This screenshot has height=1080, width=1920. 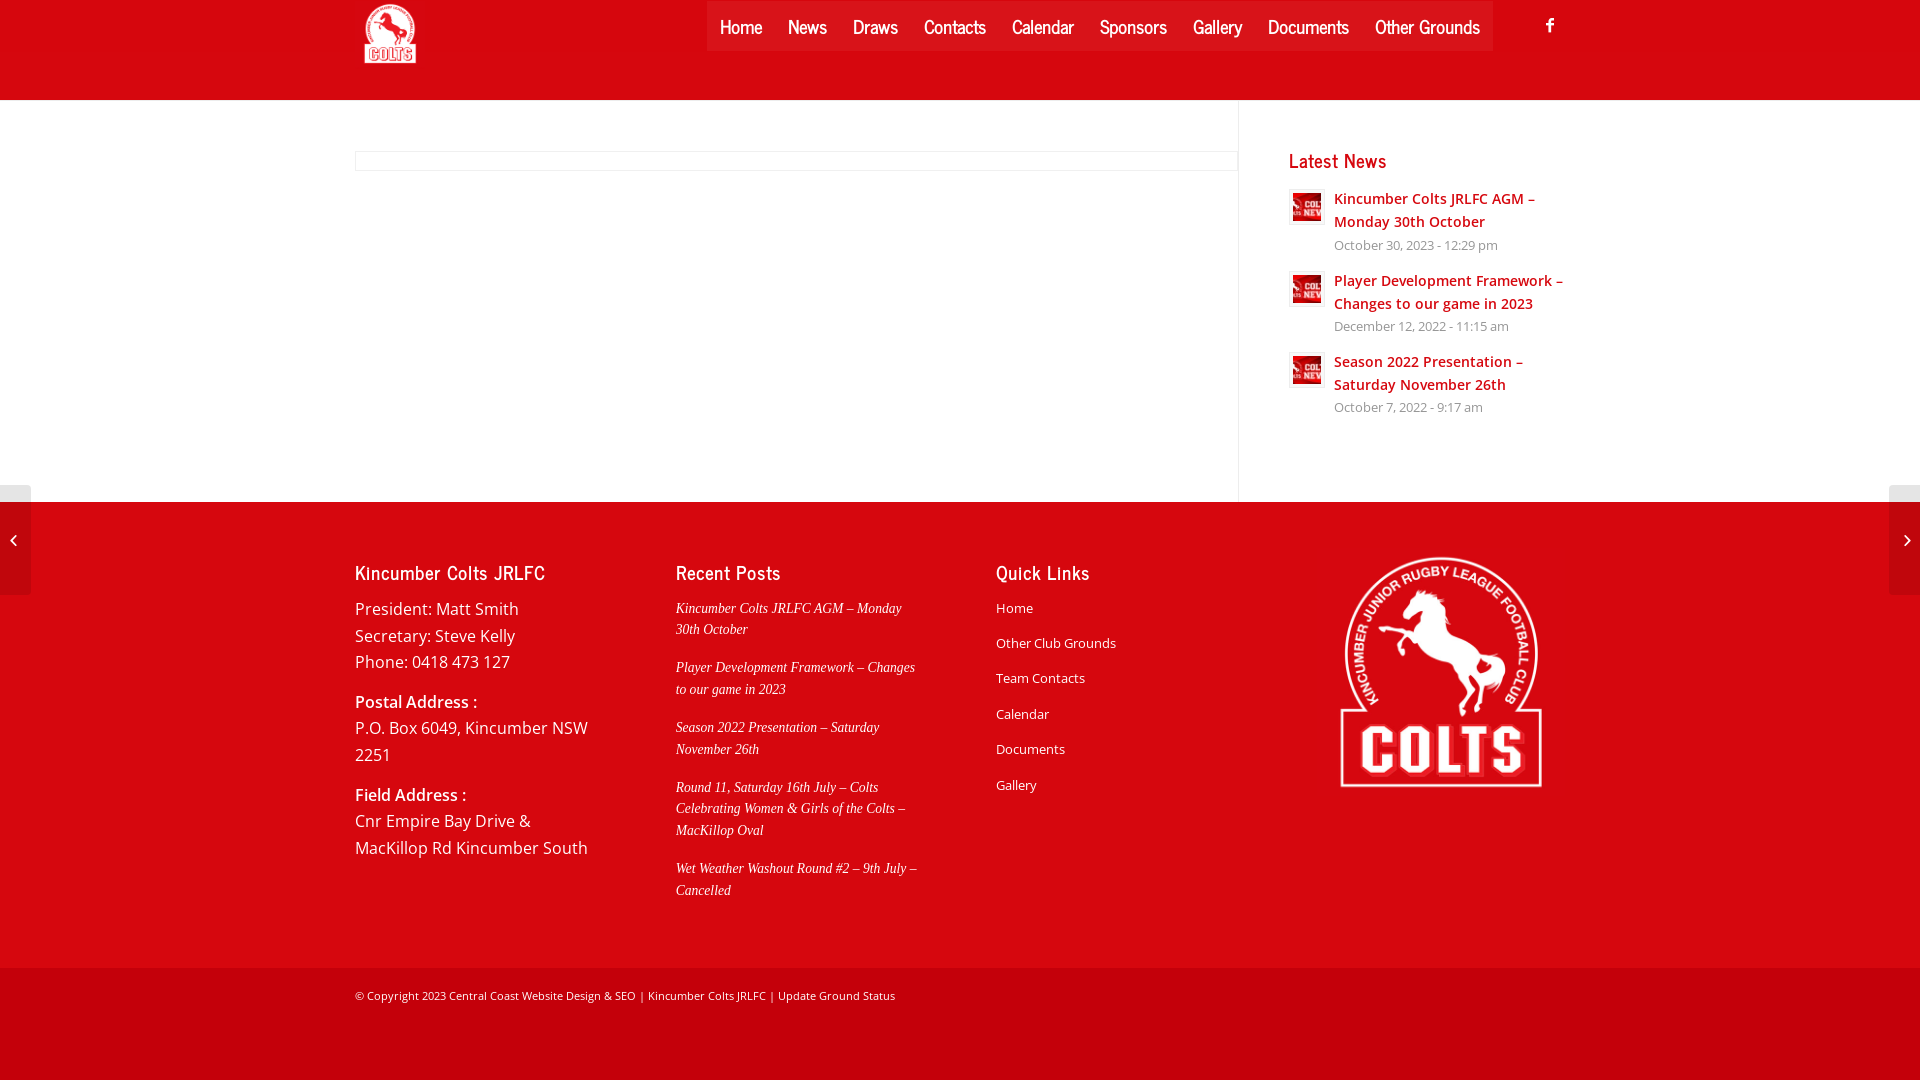 What do you see at coordinates (1118, 713) in the screenshot?
I see `'Calendar'` at bounding box center [1118, 713].